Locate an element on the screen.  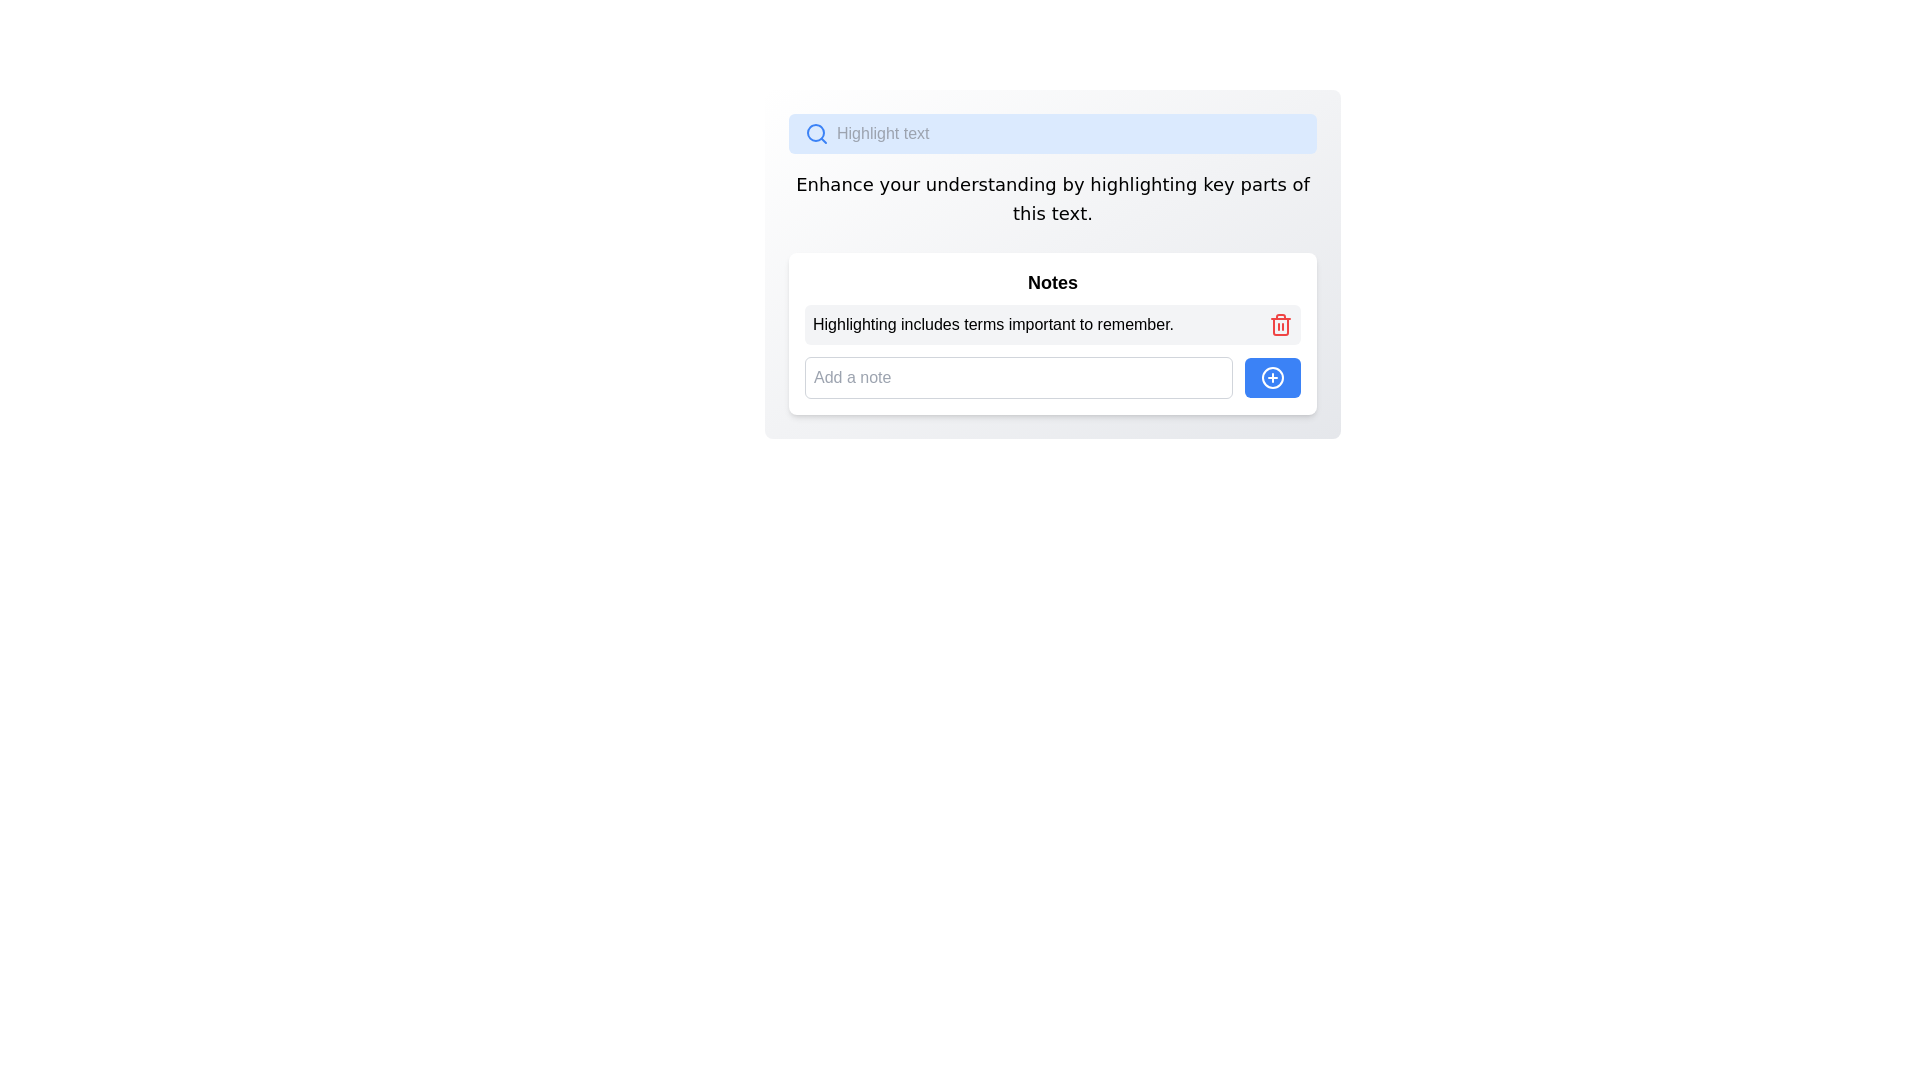
the letter 'n' in the word 'understanding' within the phrase 'Enhance your understanding by highlighting key parts of this text.' is located at coordinates (1011, 184).